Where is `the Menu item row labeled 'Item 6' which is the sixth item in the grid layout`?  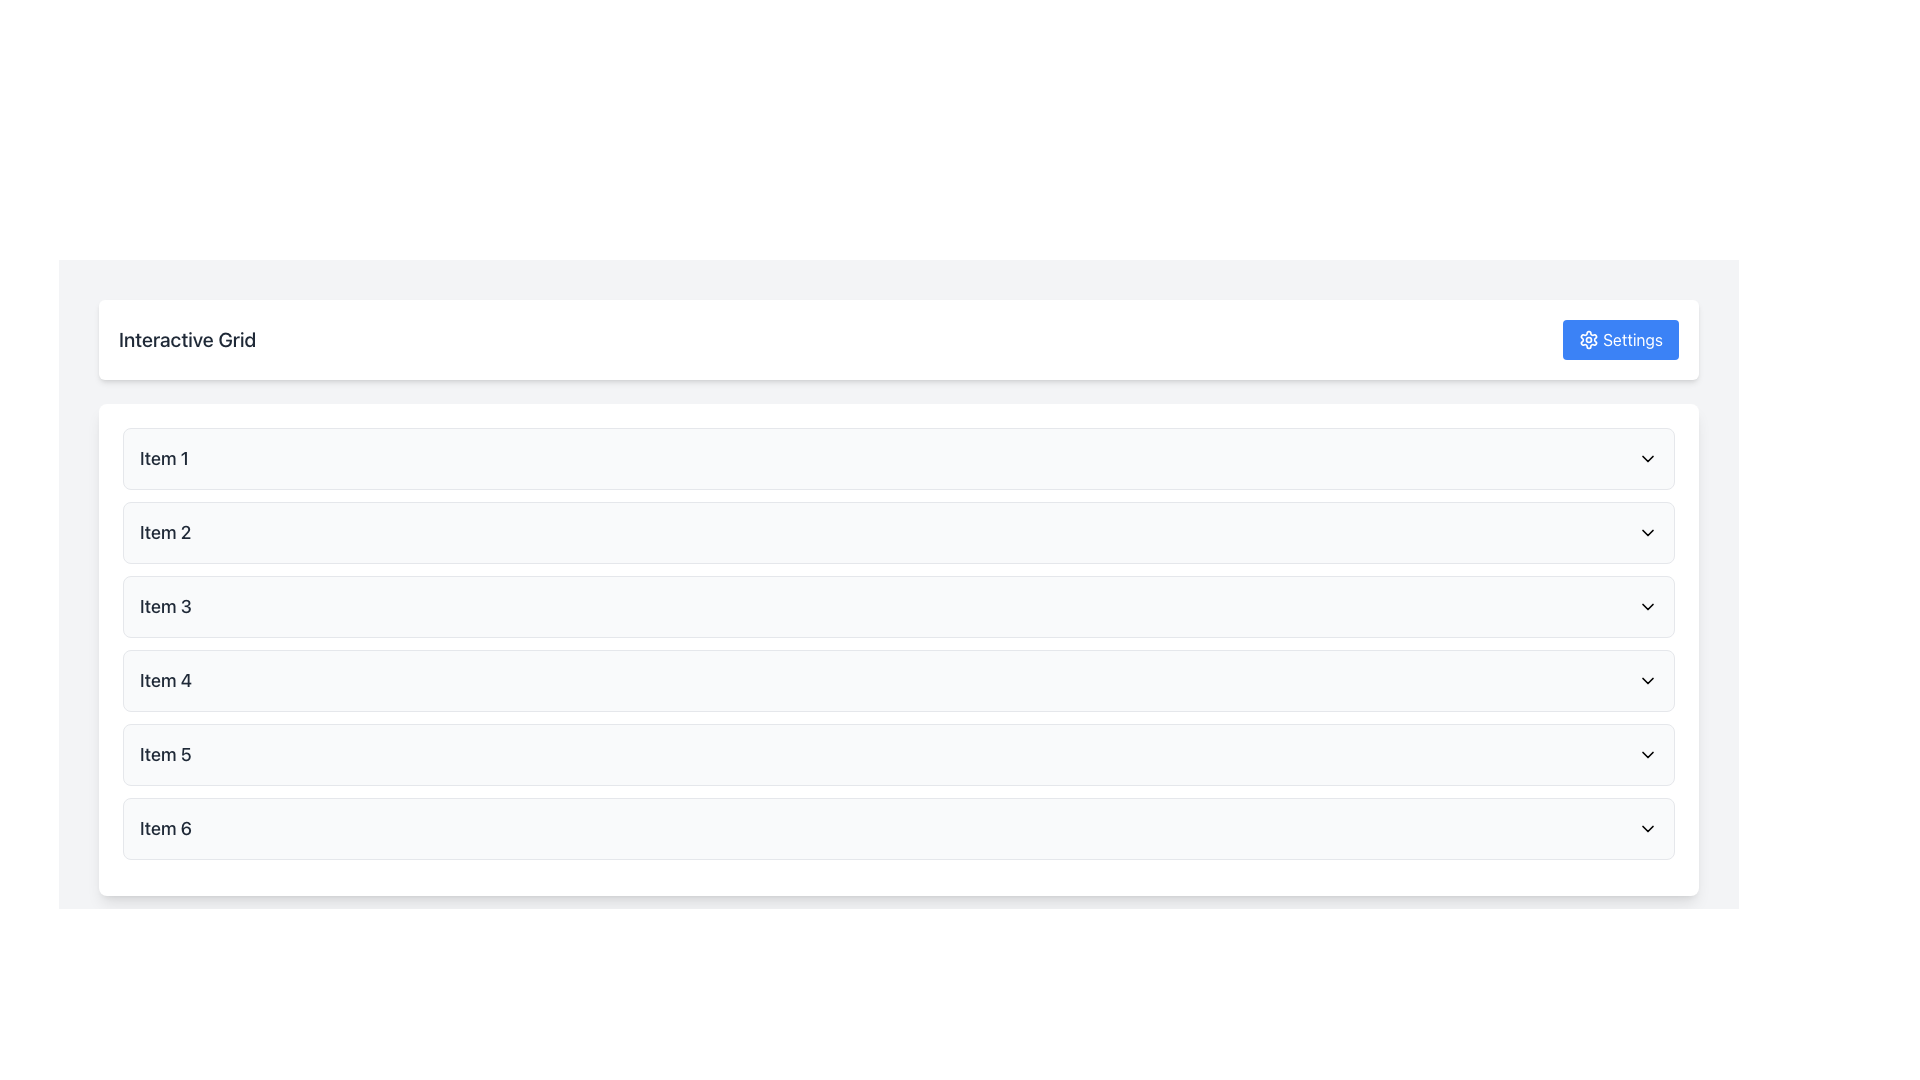 the Menu item row labeled 'Item 6' which is the sixth item in the grid layout is located at coordinates (897, 829).